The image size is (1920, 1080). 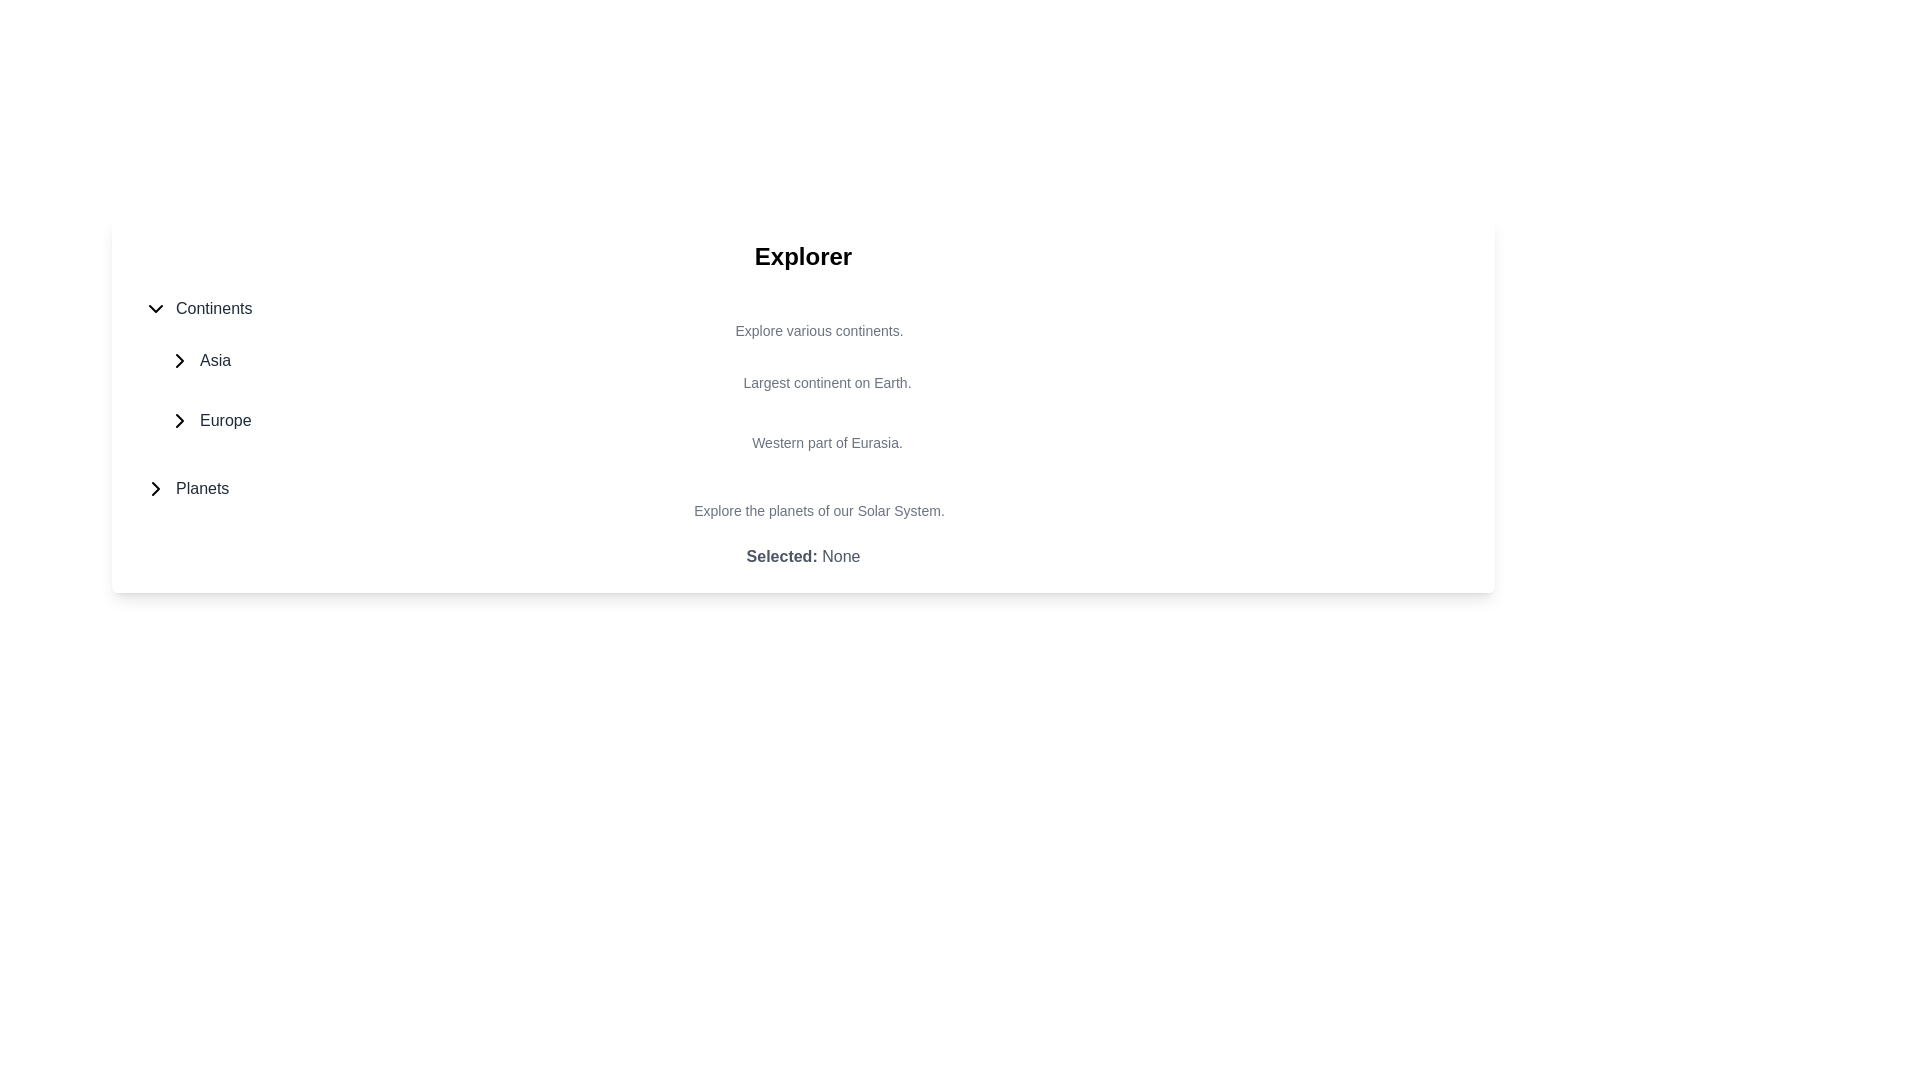 I want to click on the text label reading 'Asia' in the vertical navigation menu under 'Continents', so click(x=215, y=361).